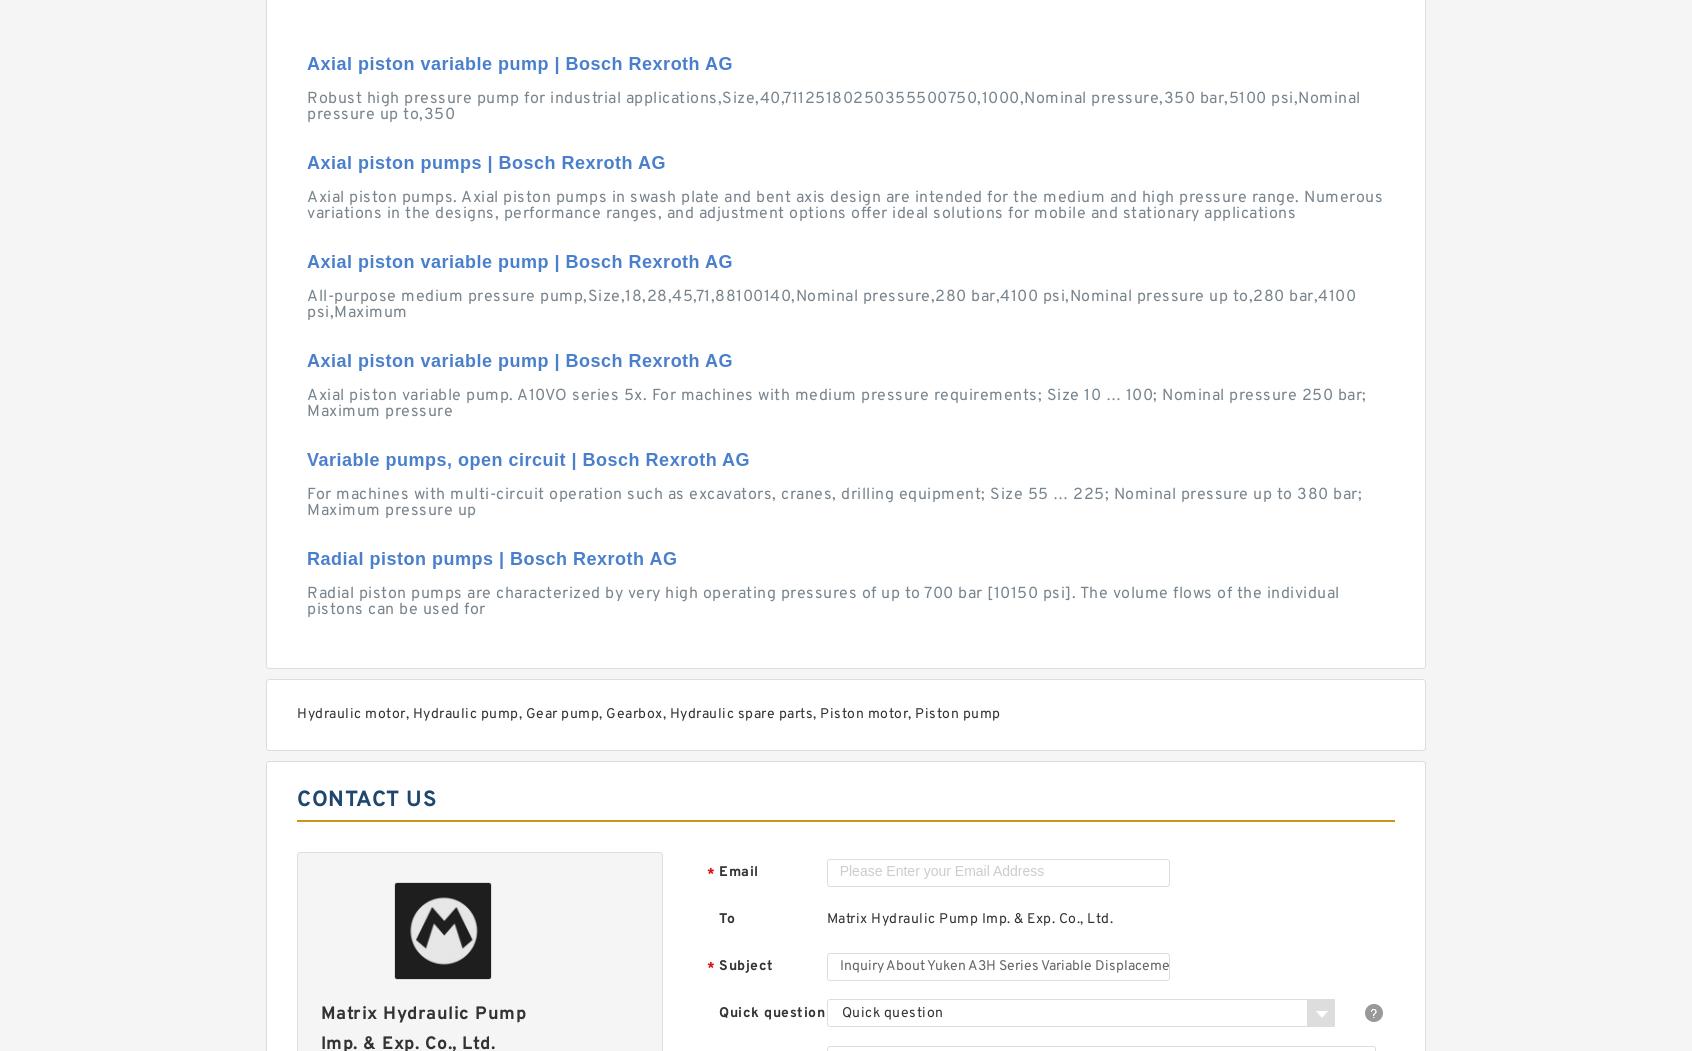 The image size is (1692, 1051). I want to click on 'Contact Us', so click(366, 799).